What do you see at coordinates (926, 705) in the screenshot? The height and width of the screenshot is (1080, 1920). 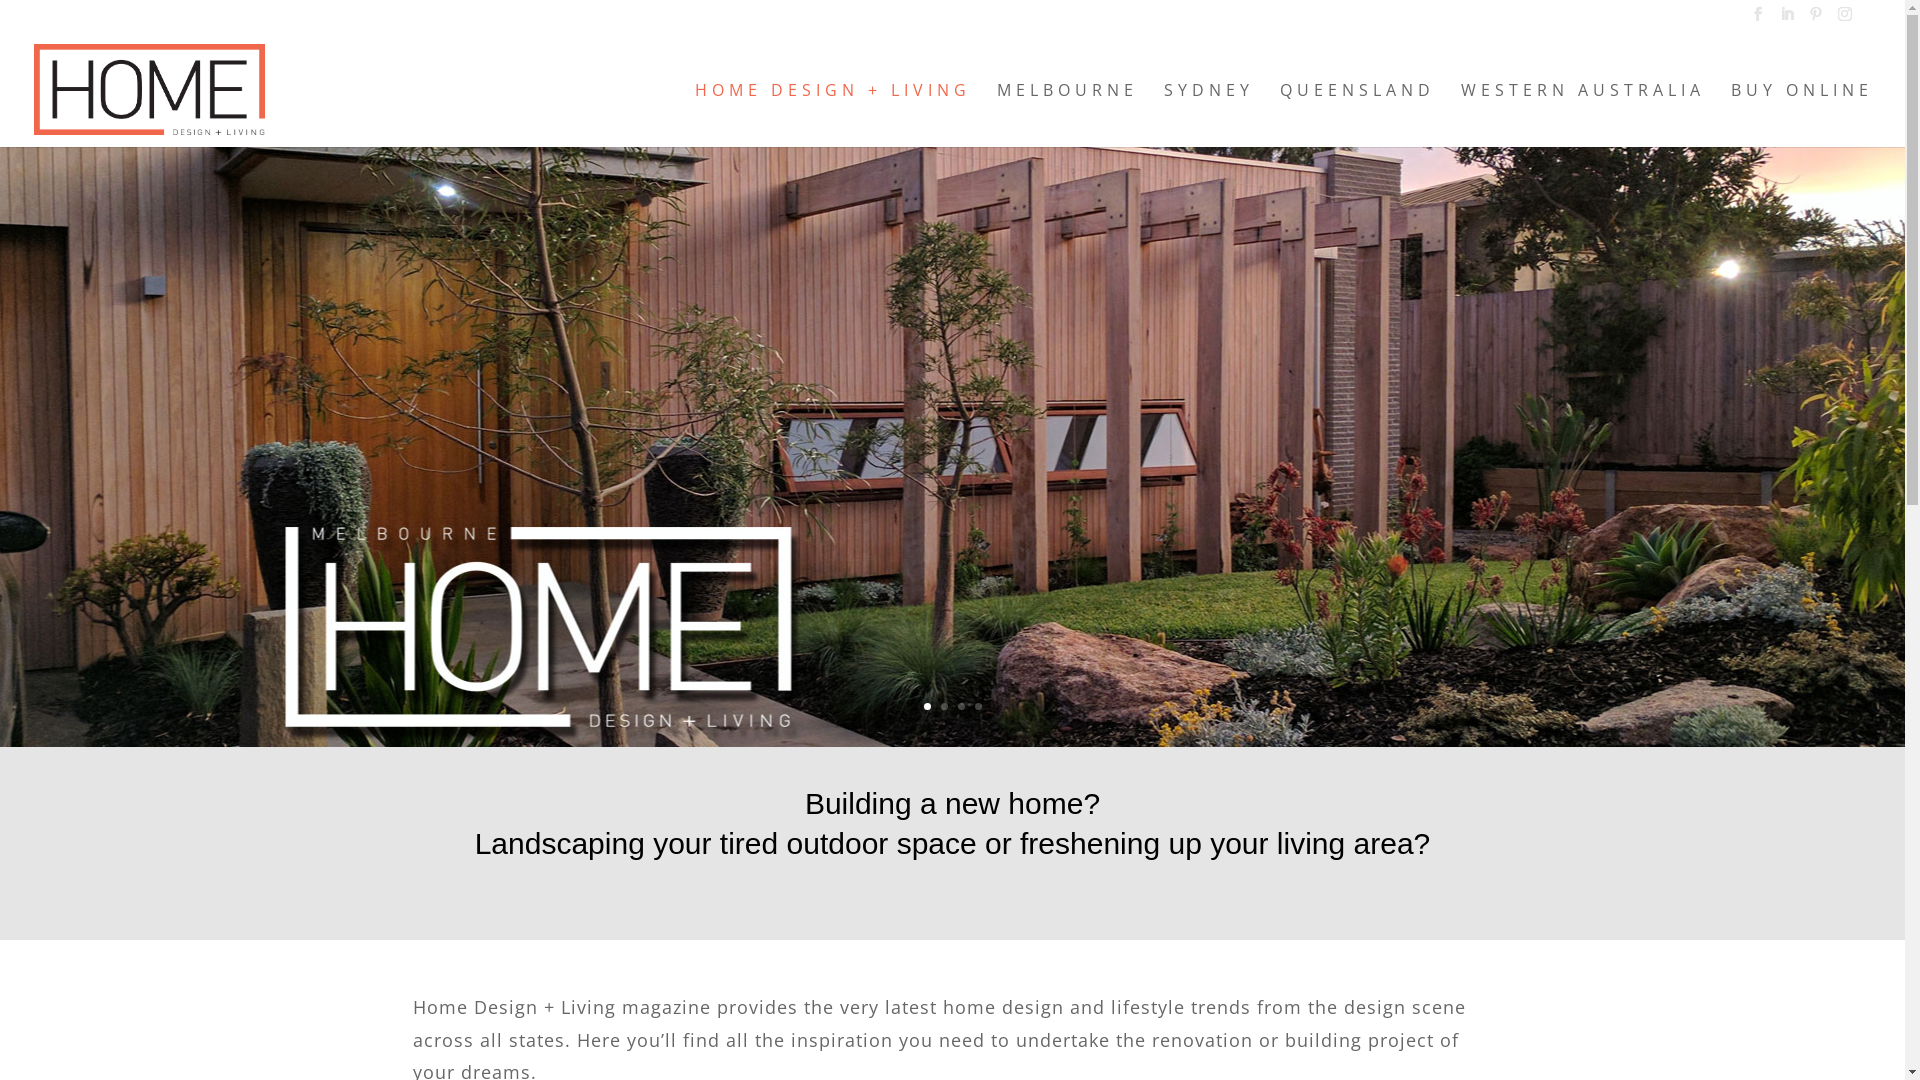 I see `'1'` at bounding box center [926, 705].